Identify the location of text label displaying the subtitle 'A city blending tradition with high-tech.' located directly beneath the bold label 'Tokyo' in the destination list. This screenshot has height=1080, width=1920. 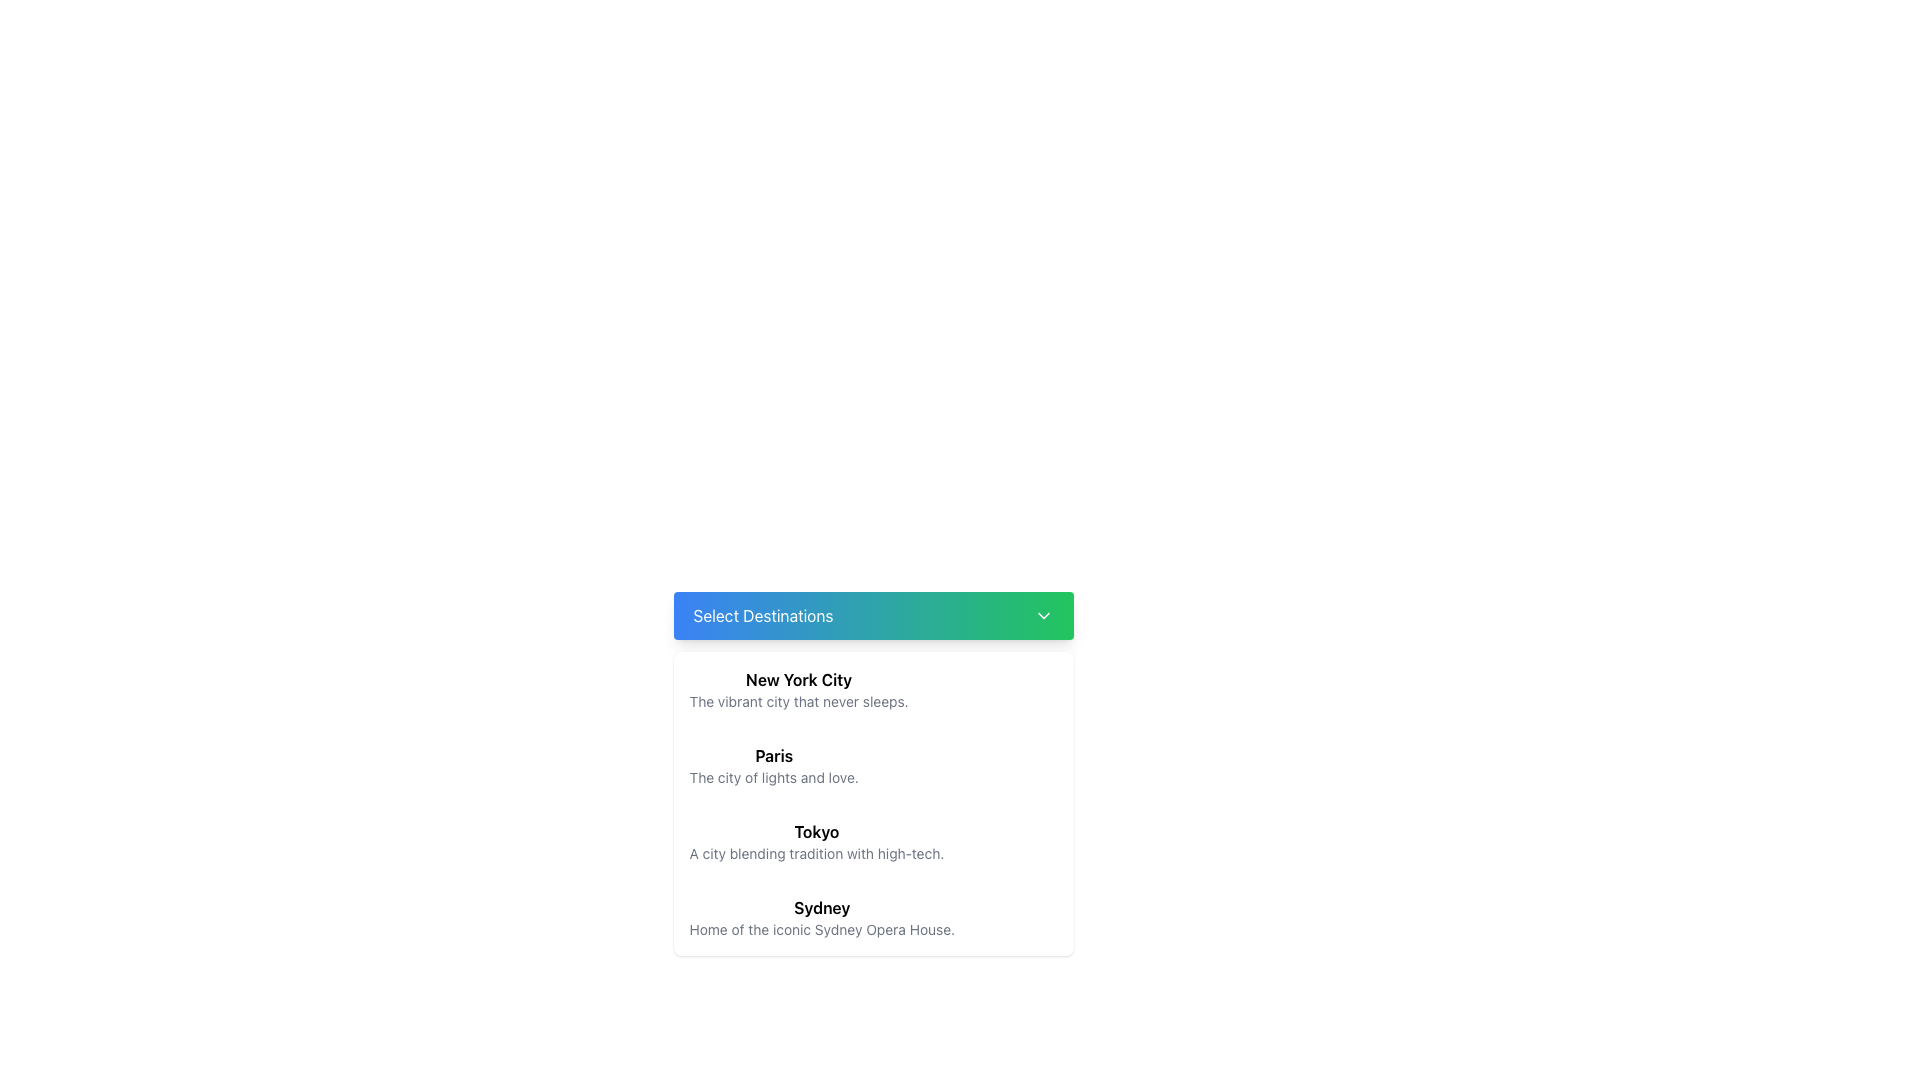
(816, 853).